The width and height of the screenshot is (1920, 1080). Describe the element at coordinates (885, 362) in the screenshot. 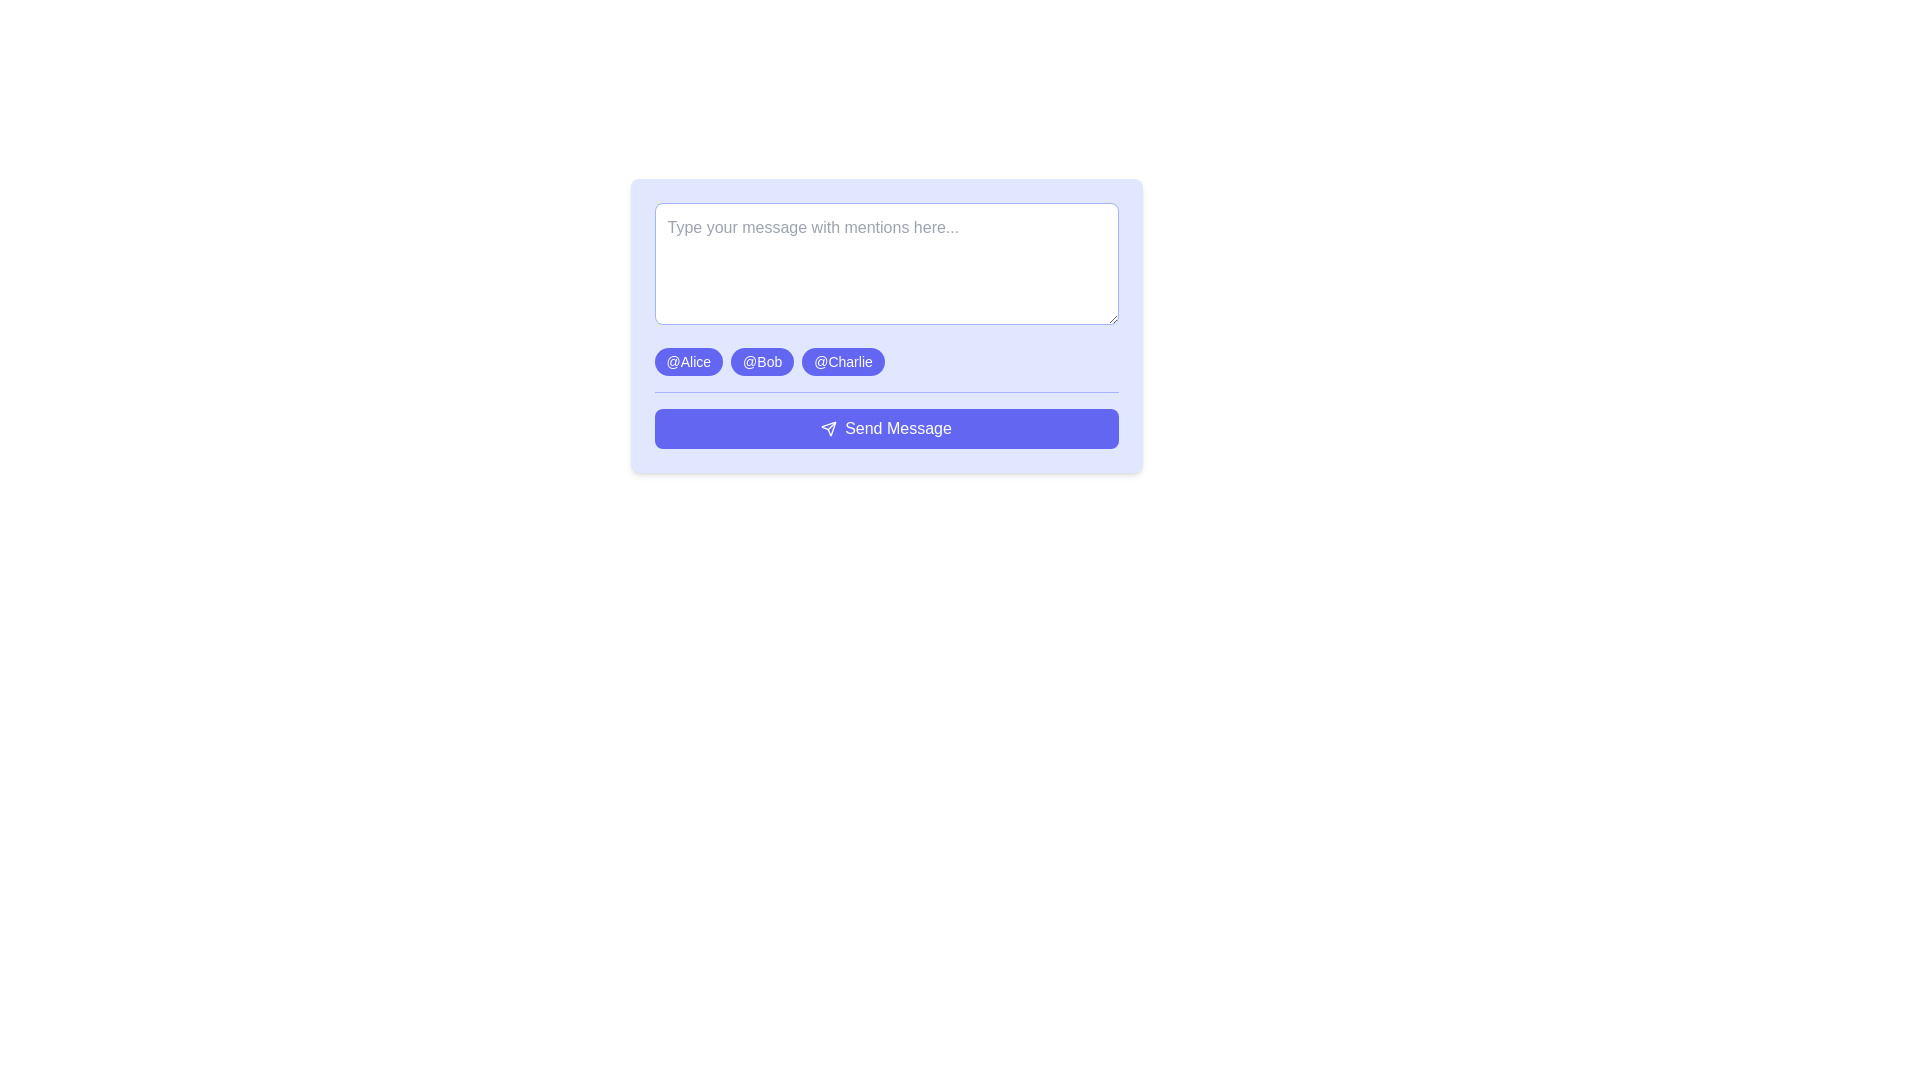

I see `the mention tag group containing '@Alice', '@Bob', and '@Charlie'` at that location.